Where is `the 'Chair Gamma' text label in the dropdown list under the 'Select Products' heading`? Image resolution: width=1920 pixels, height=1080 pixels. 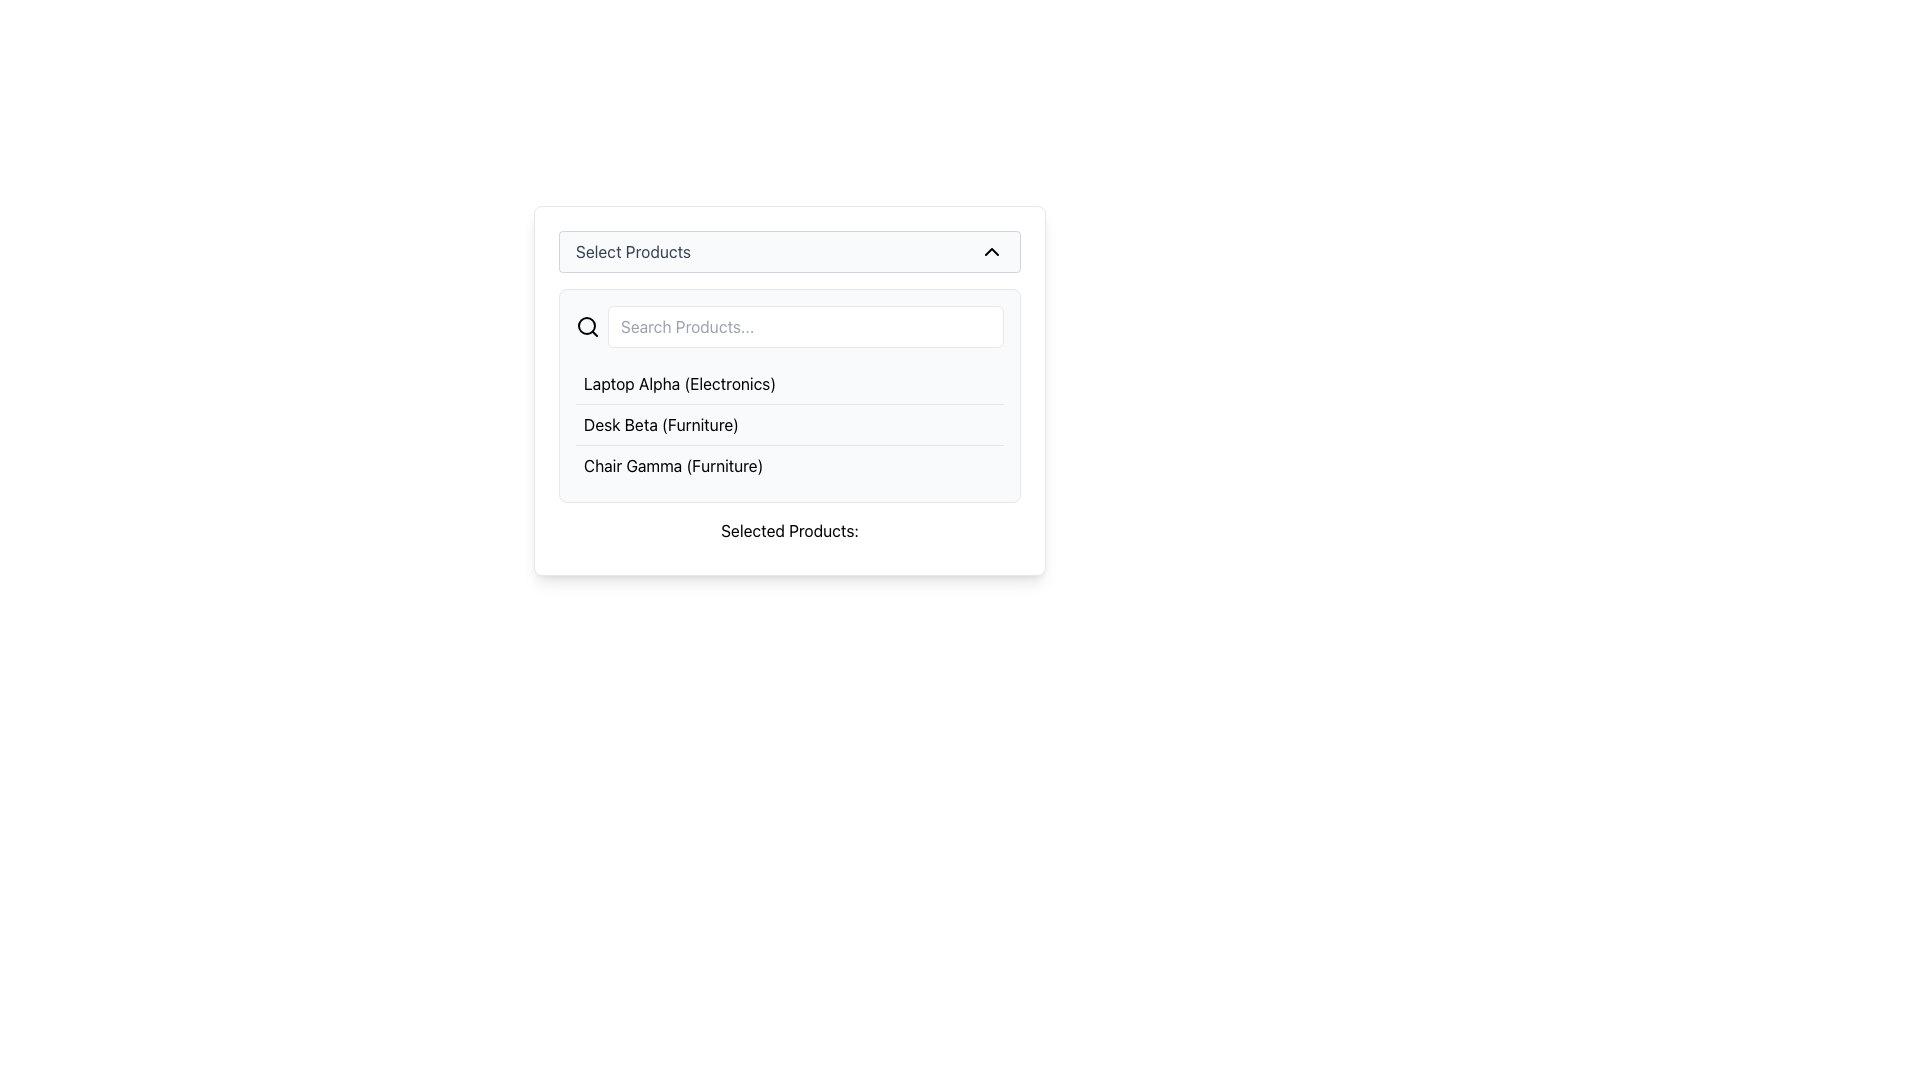
the 'Chair Gamma' text label in the dropdown list under the 'Select Products' heading is located at coordinates (673, 466).